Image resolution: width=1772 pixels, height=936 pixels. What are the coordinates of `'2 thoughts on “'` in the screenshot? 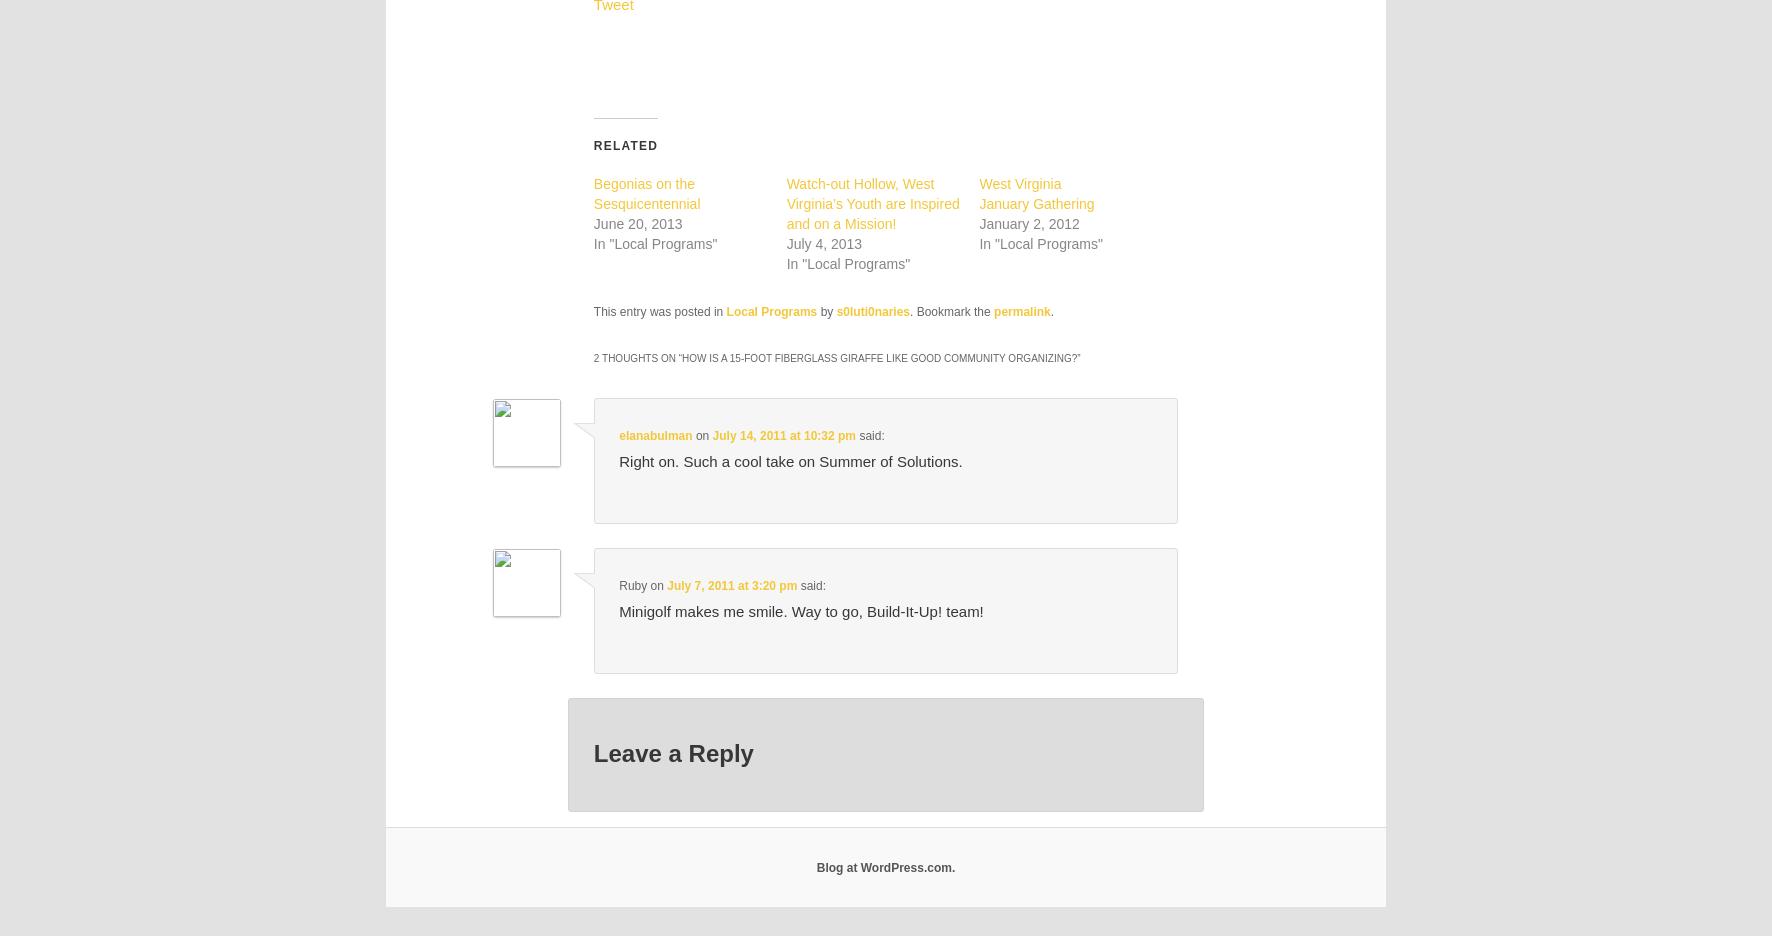 It's located at (637, 357).